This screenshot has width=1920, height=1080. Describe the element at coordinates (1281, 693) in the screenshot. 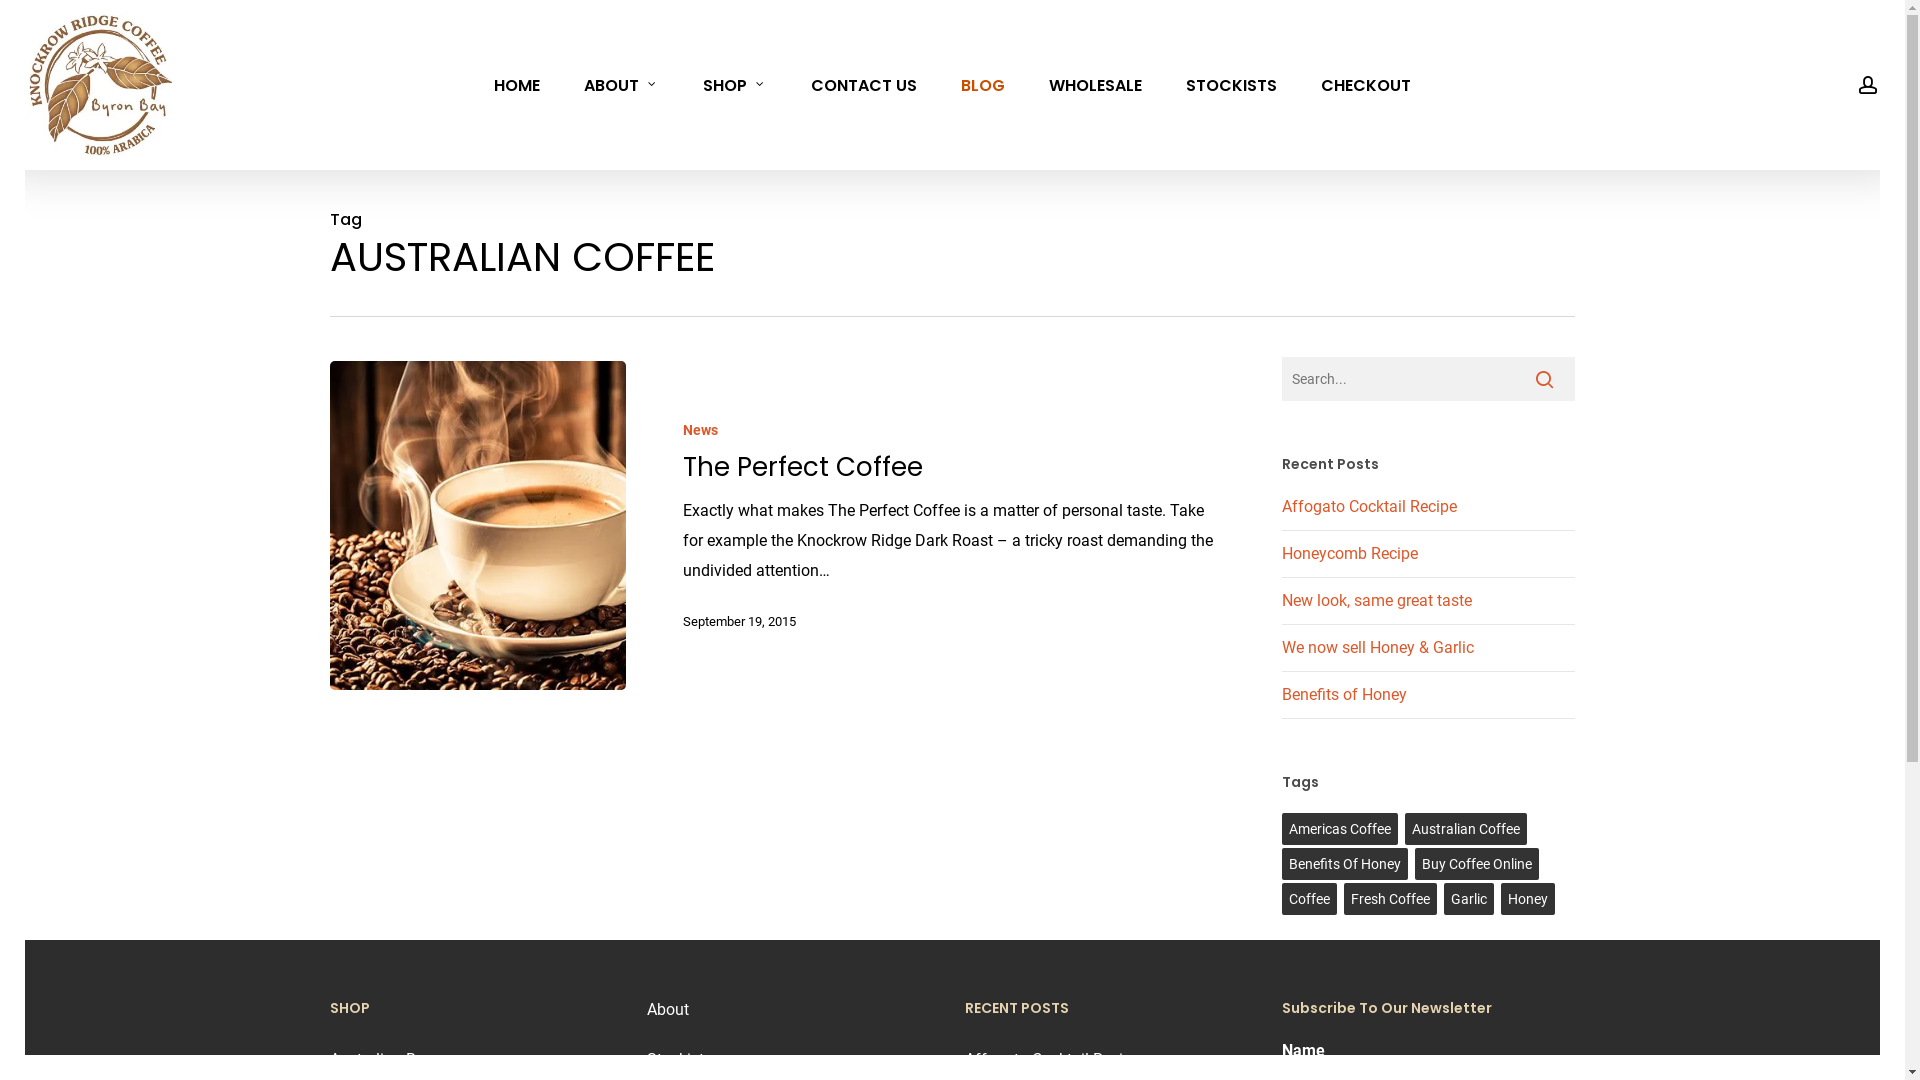

I see `'Benefits of Honey'` at that location.